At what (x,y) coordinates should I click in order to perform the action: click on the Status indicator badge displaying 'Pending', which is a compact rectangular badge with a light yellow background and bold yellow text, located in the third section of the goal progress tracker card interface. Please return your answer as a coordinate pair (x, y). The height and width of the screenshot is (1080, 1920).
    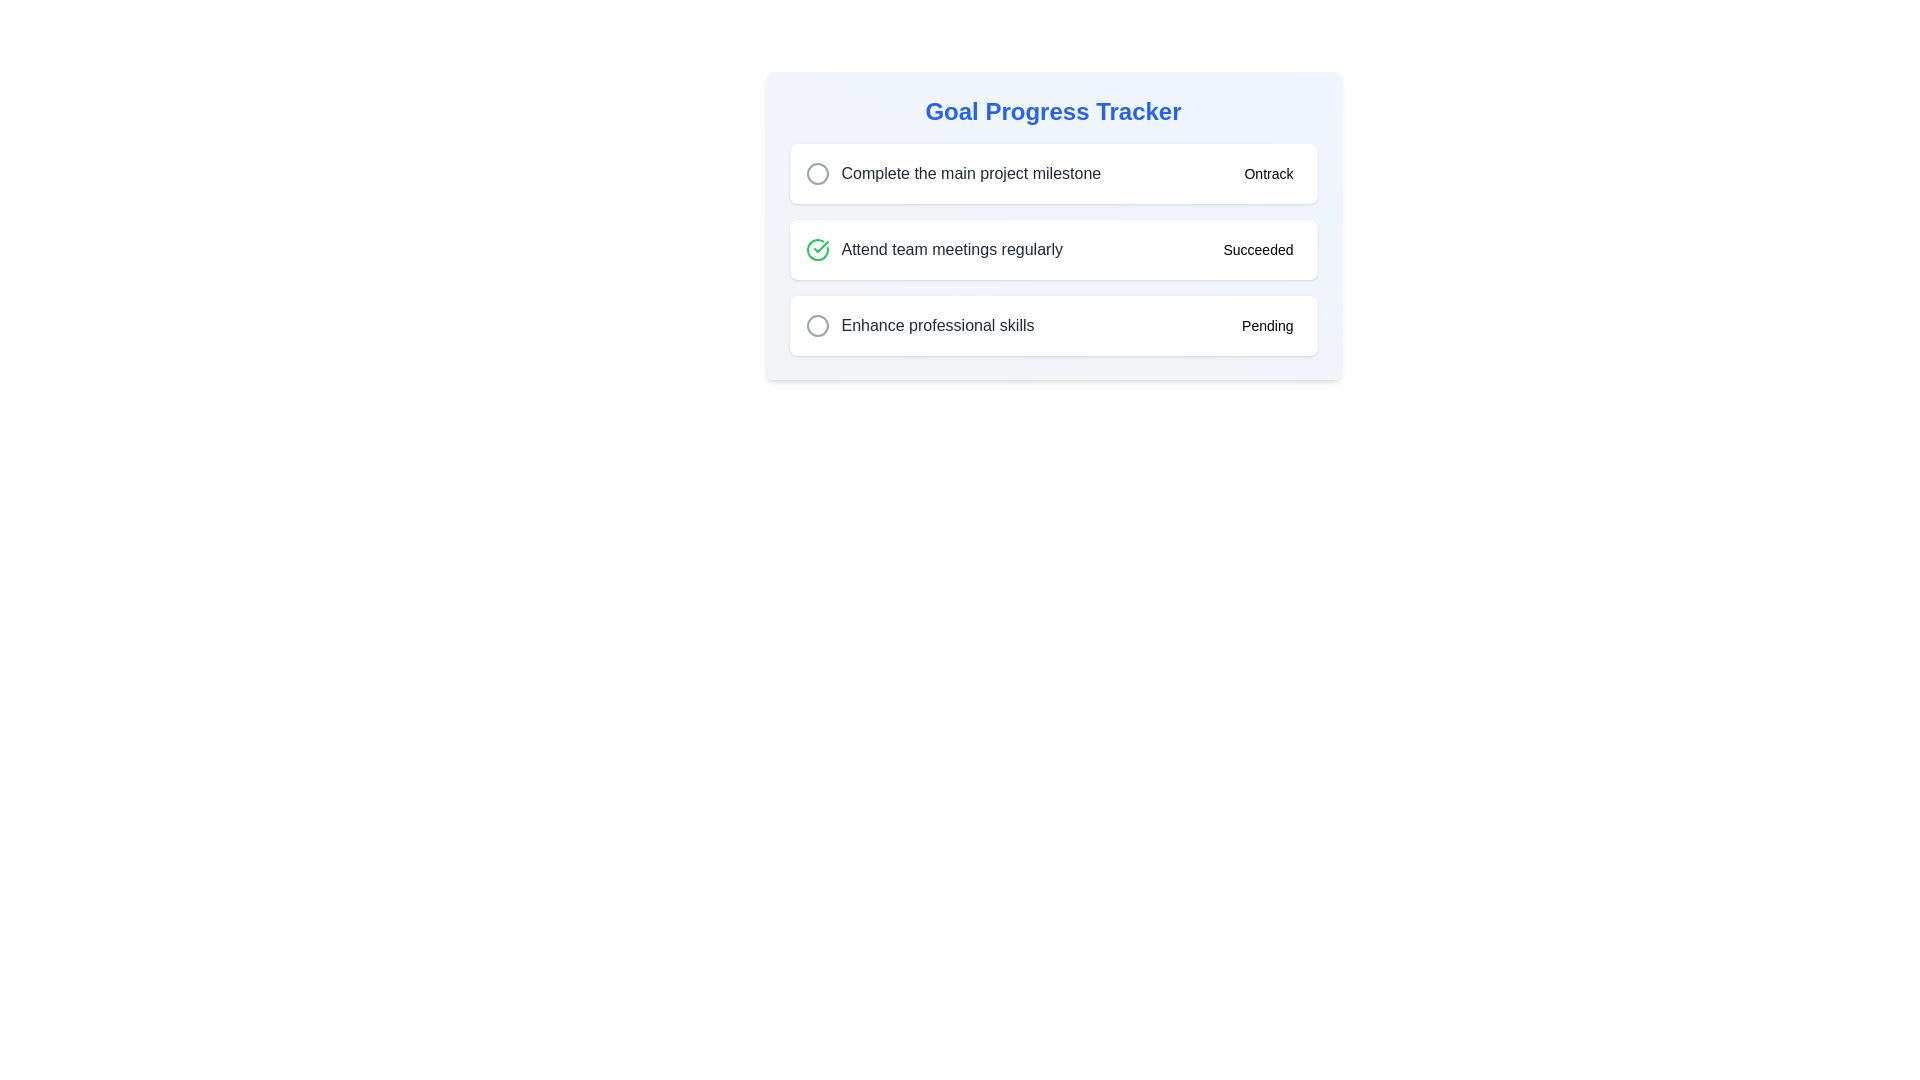
    Looking at the image, I should click on (1266, 325).